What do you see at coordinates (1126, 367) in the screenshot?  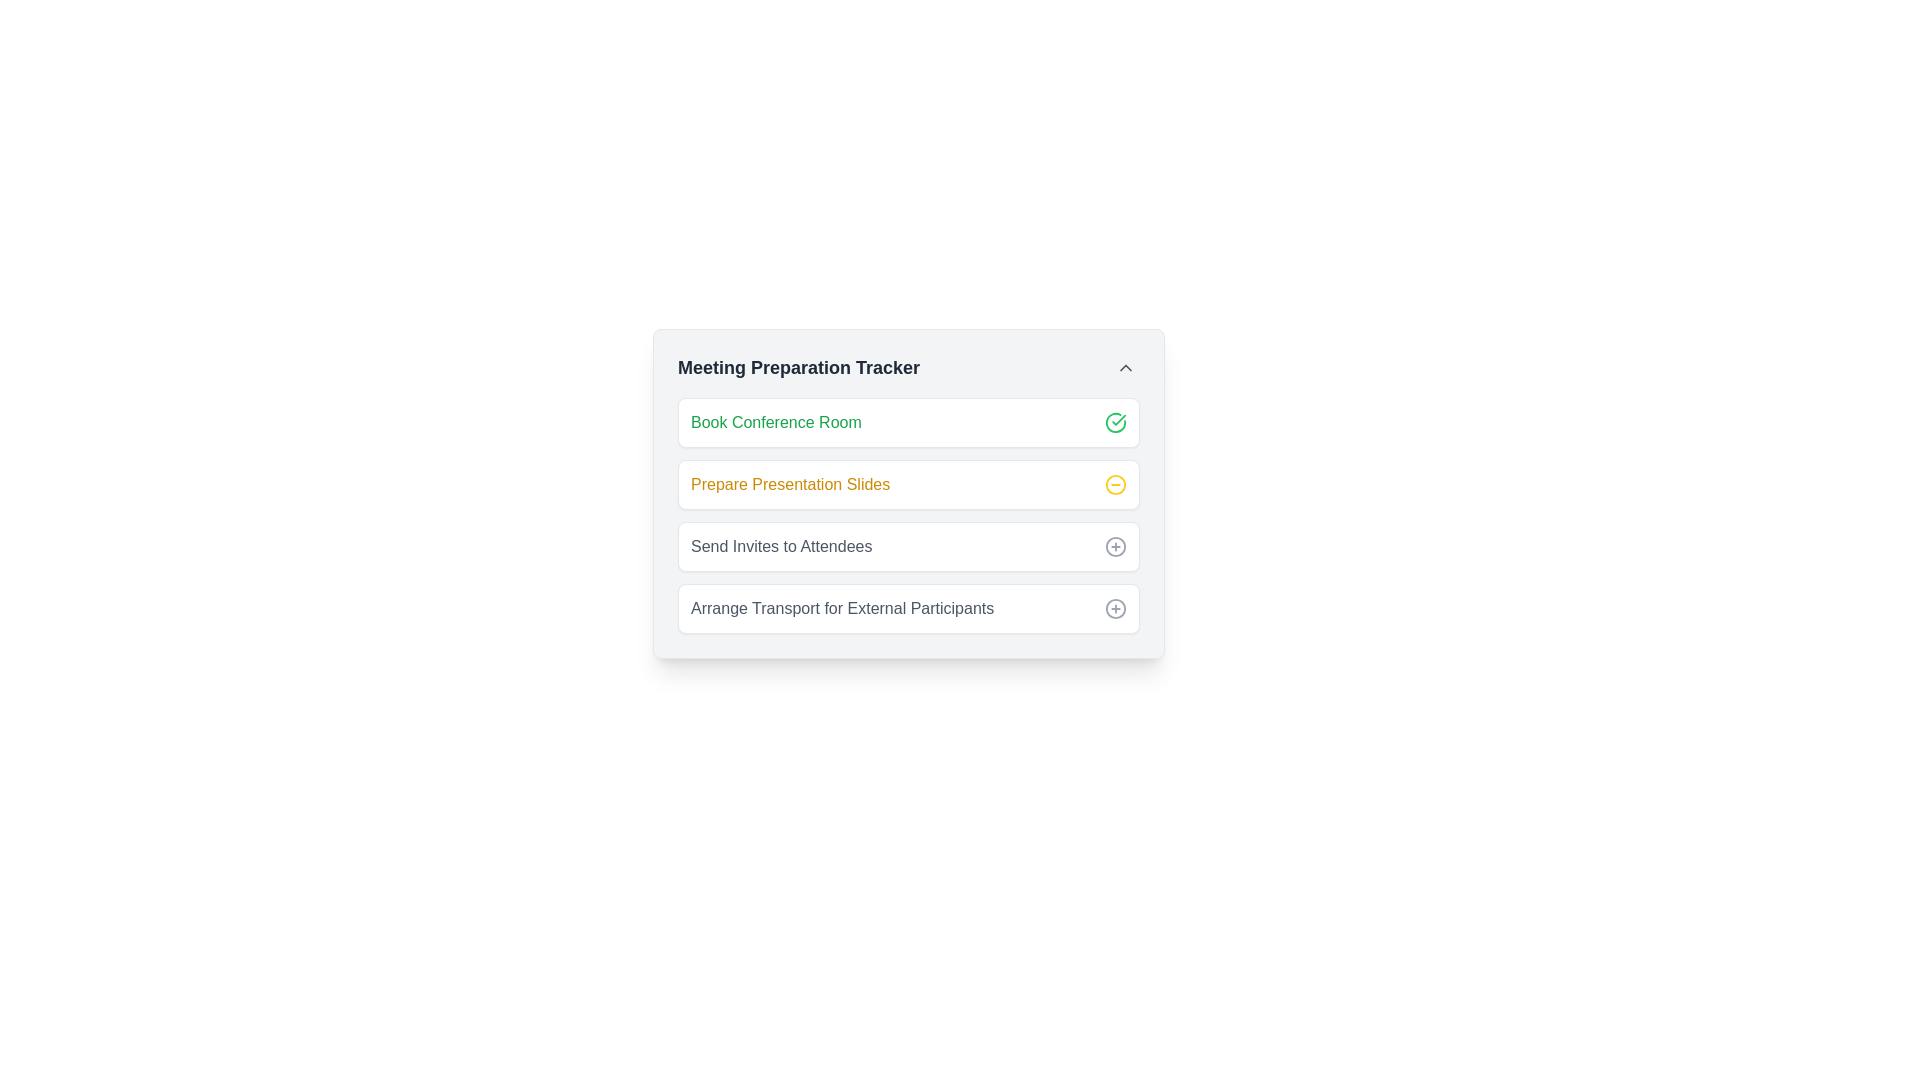 I see `the toggle button located at the top-right corner of the 'Meeting Preparation Tracker' card header` at bounding box center [1126, 367].